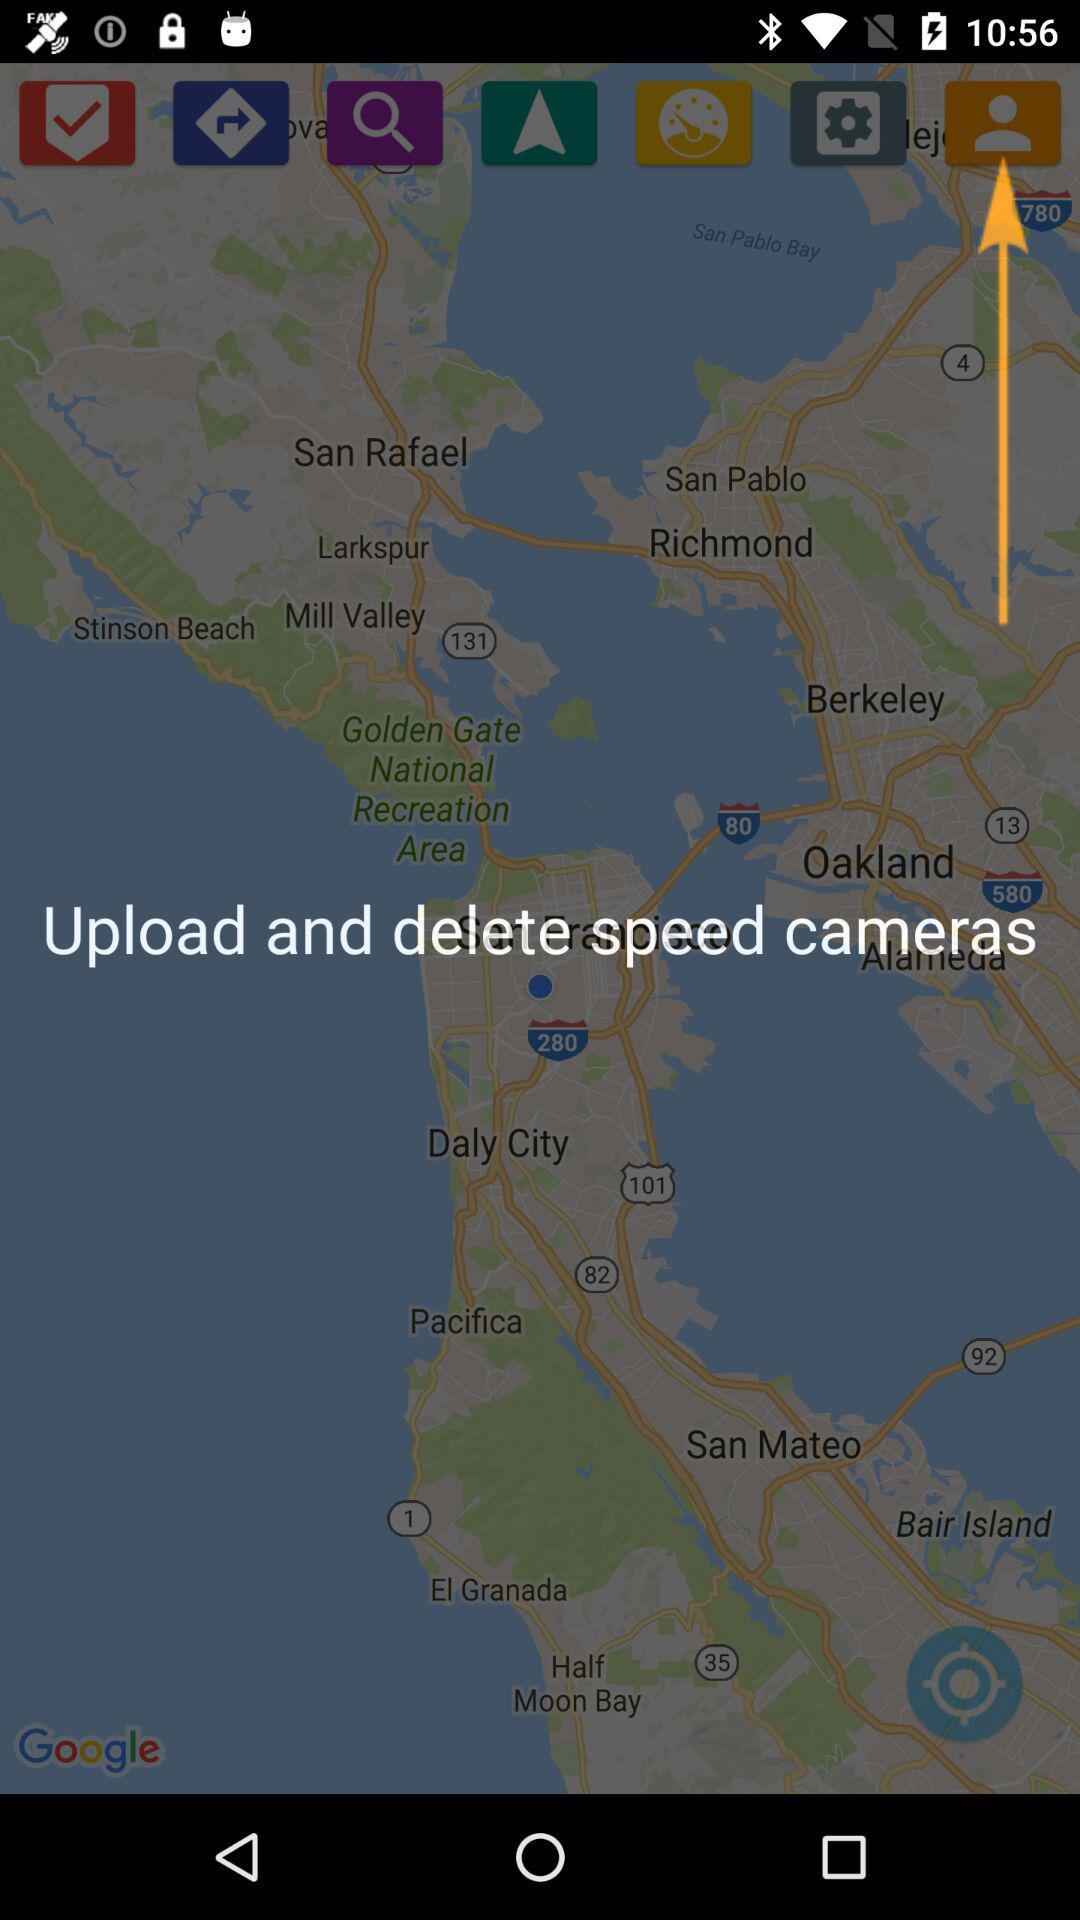 This screenshot has width=1080, height=1920. I want to click on arrow, so click(1002, 391).